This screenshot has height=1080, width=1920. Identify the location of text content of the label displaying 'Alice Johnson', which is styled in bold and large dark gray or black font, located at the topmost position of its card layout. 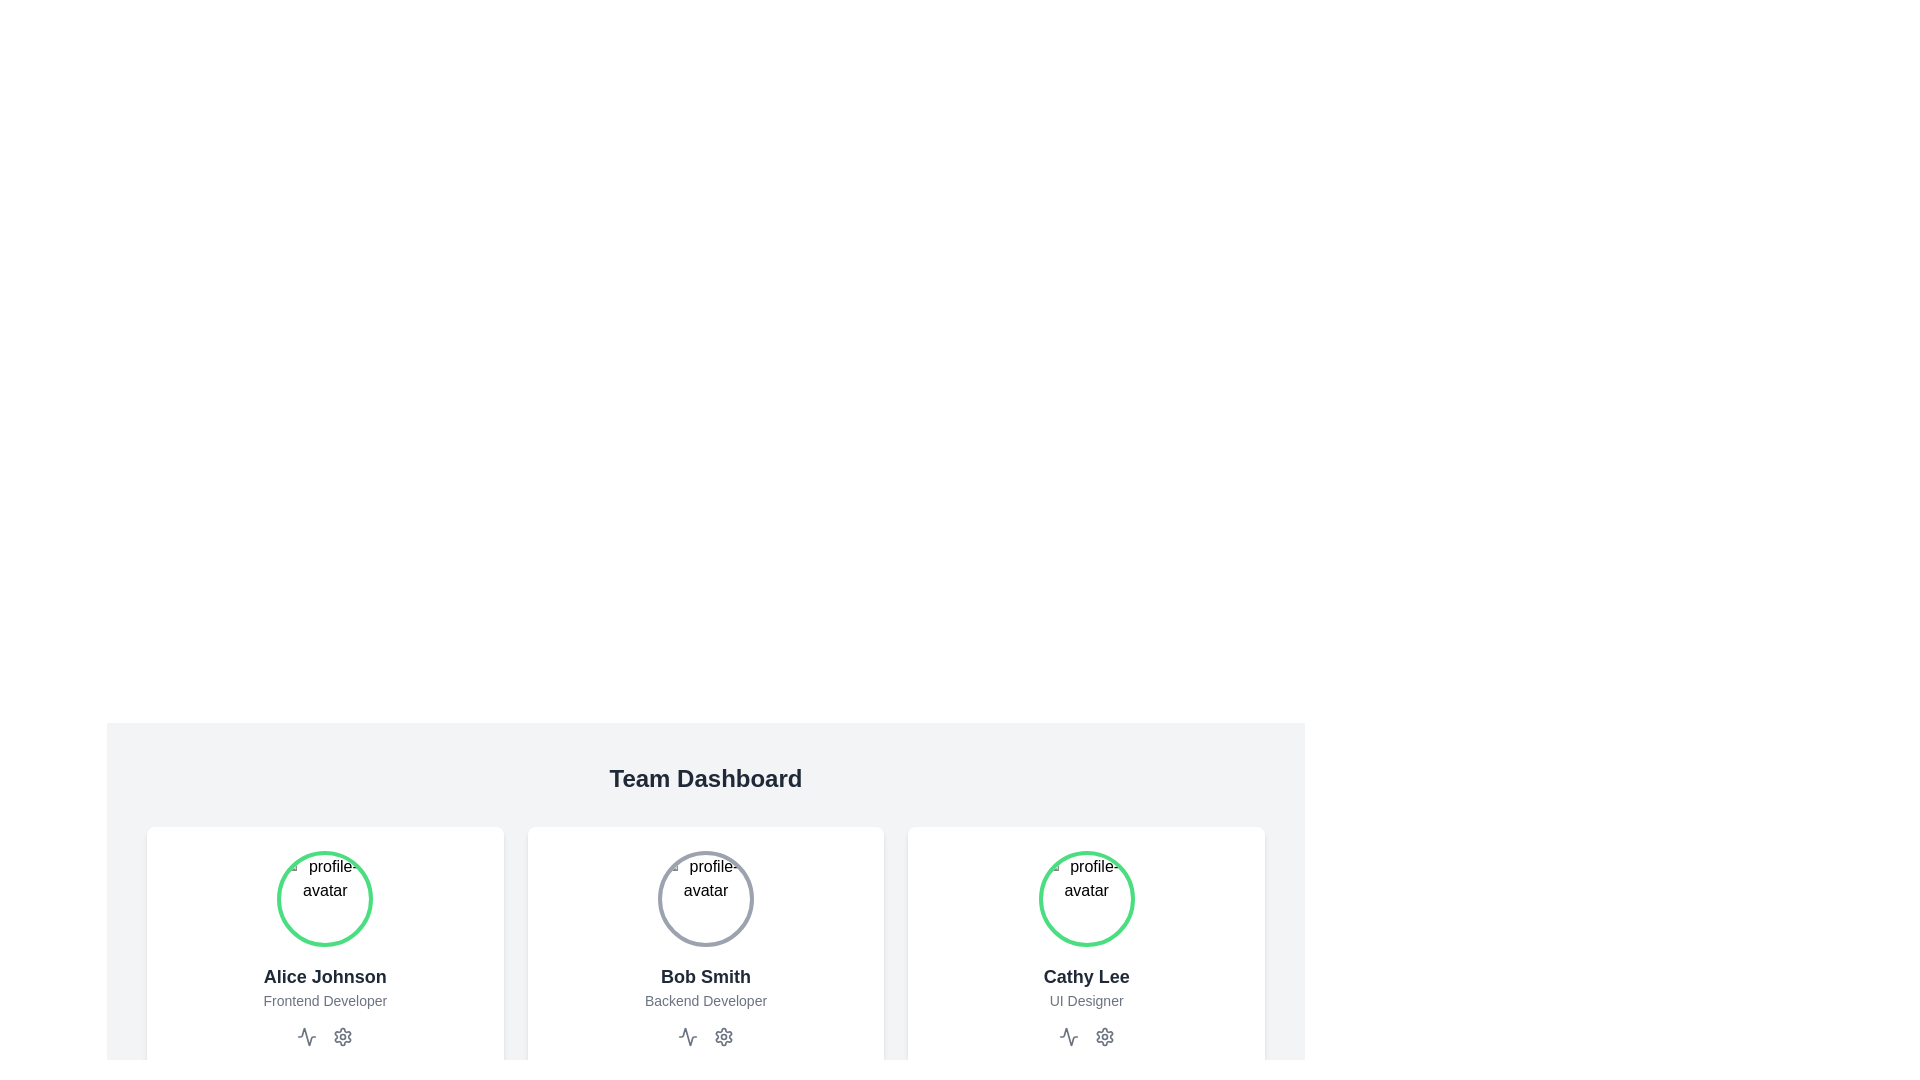
(325, 975).